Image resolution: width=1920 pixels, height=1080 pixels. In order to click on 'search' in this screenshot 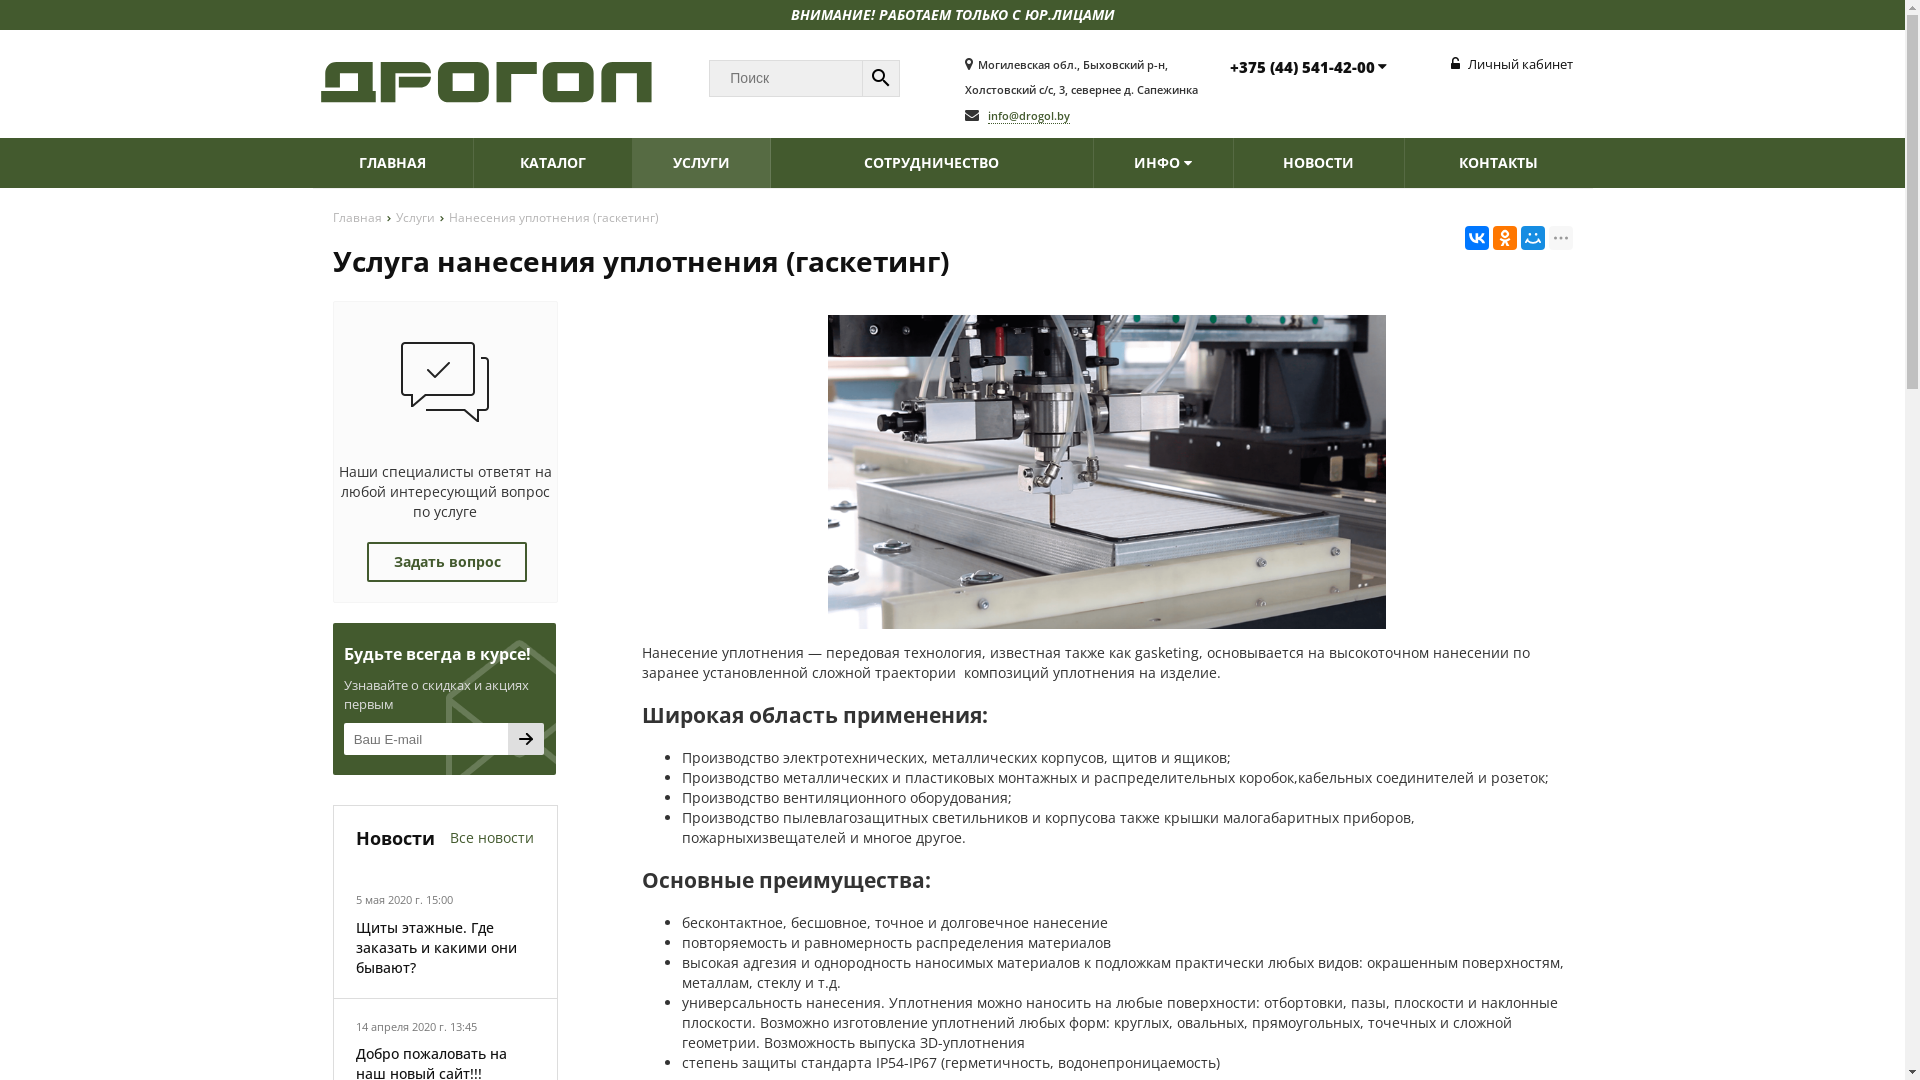, I will do `click(880, 77)`.